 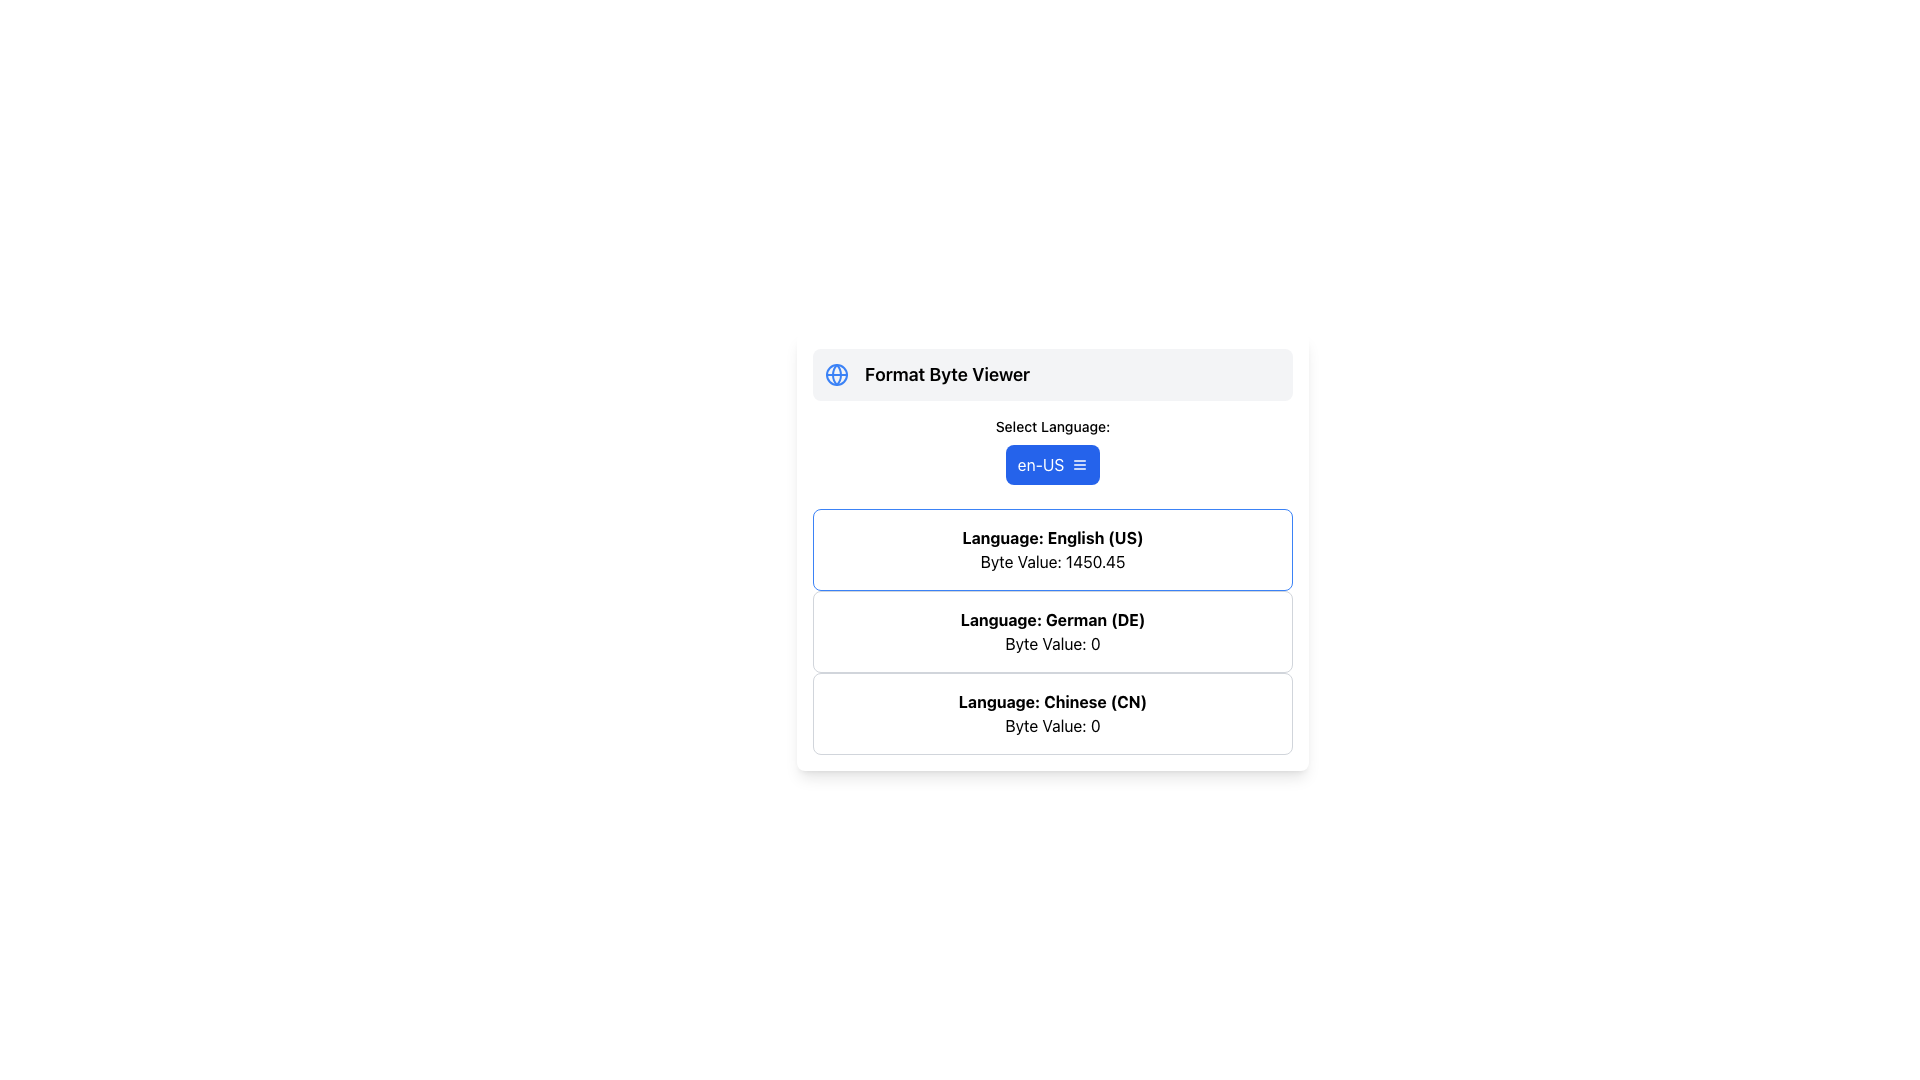 I want to click on the foremost circular SVG element that visually represents part of the globe icon, located in the top-middle section of the main interface, so click(x=836, y=374).